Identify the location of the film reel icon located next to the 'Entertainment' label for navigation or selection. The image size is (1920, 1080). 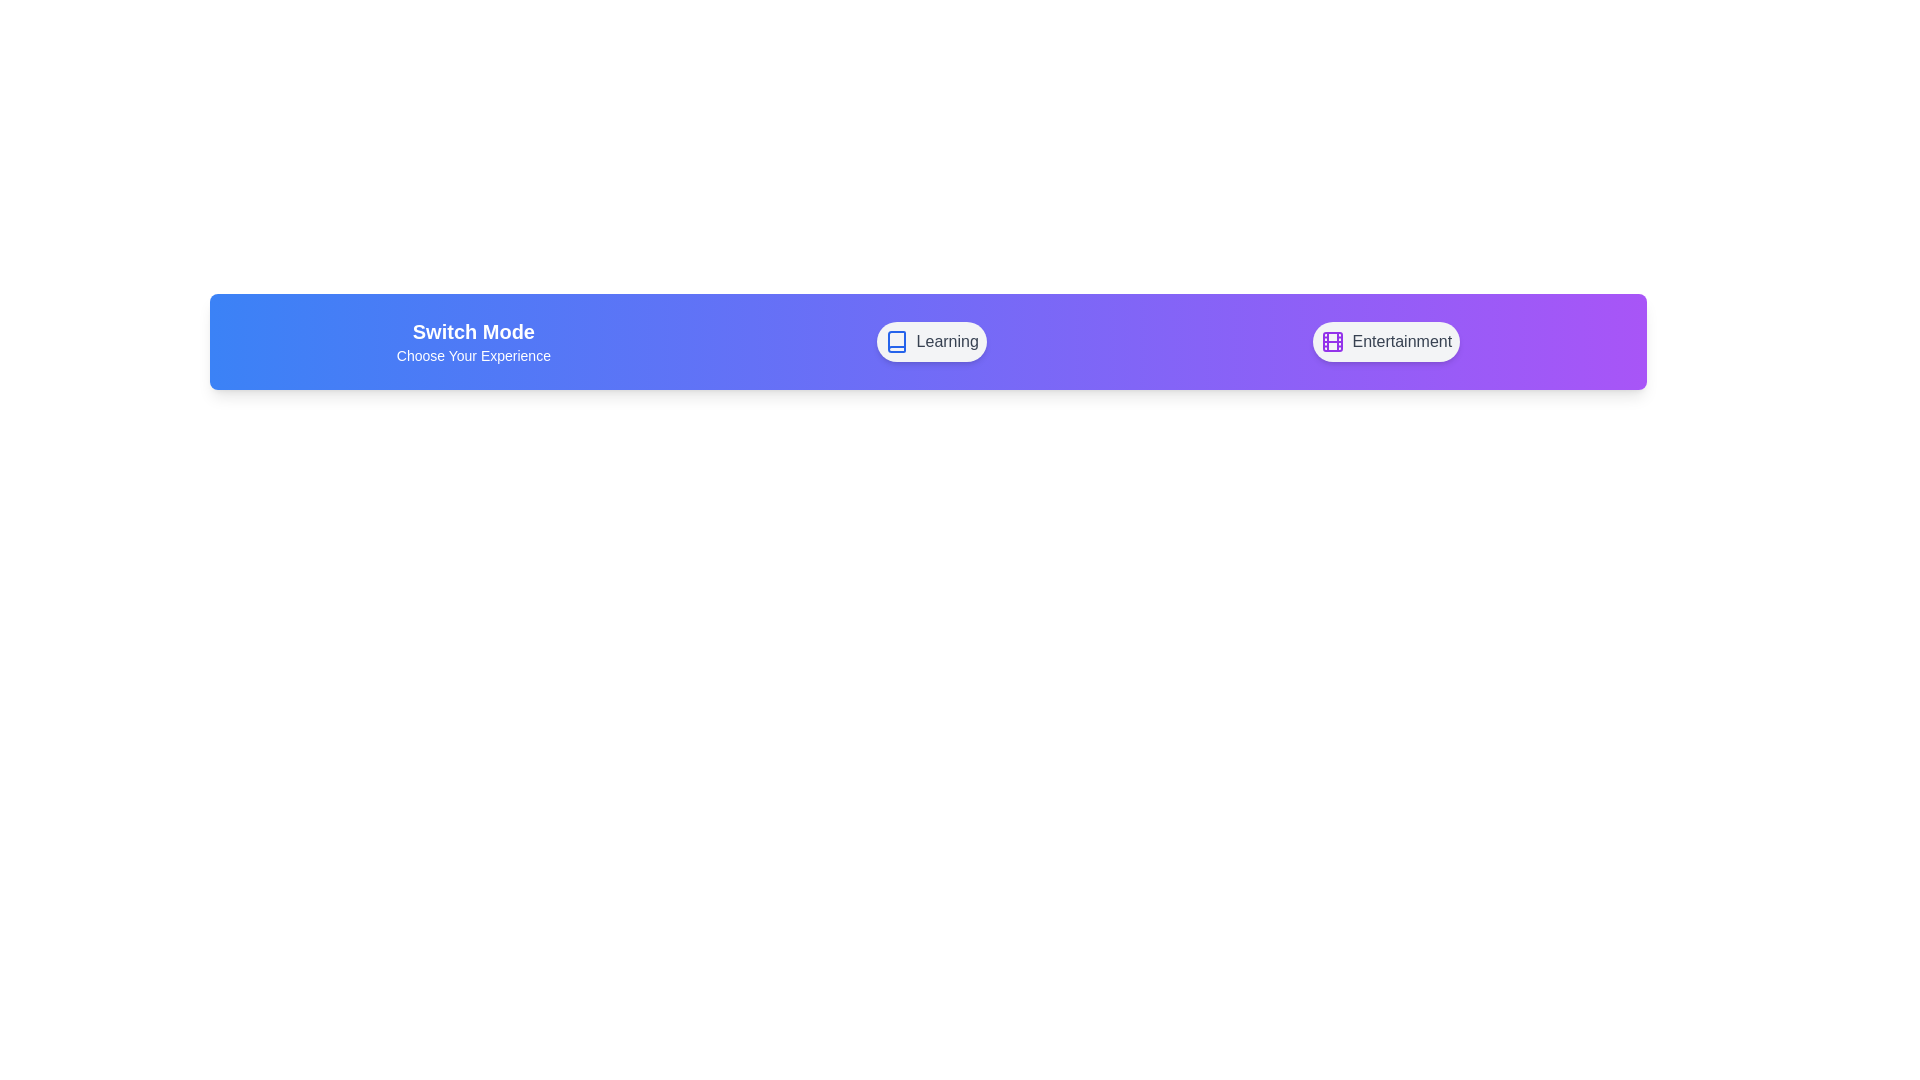
(1331, 341).